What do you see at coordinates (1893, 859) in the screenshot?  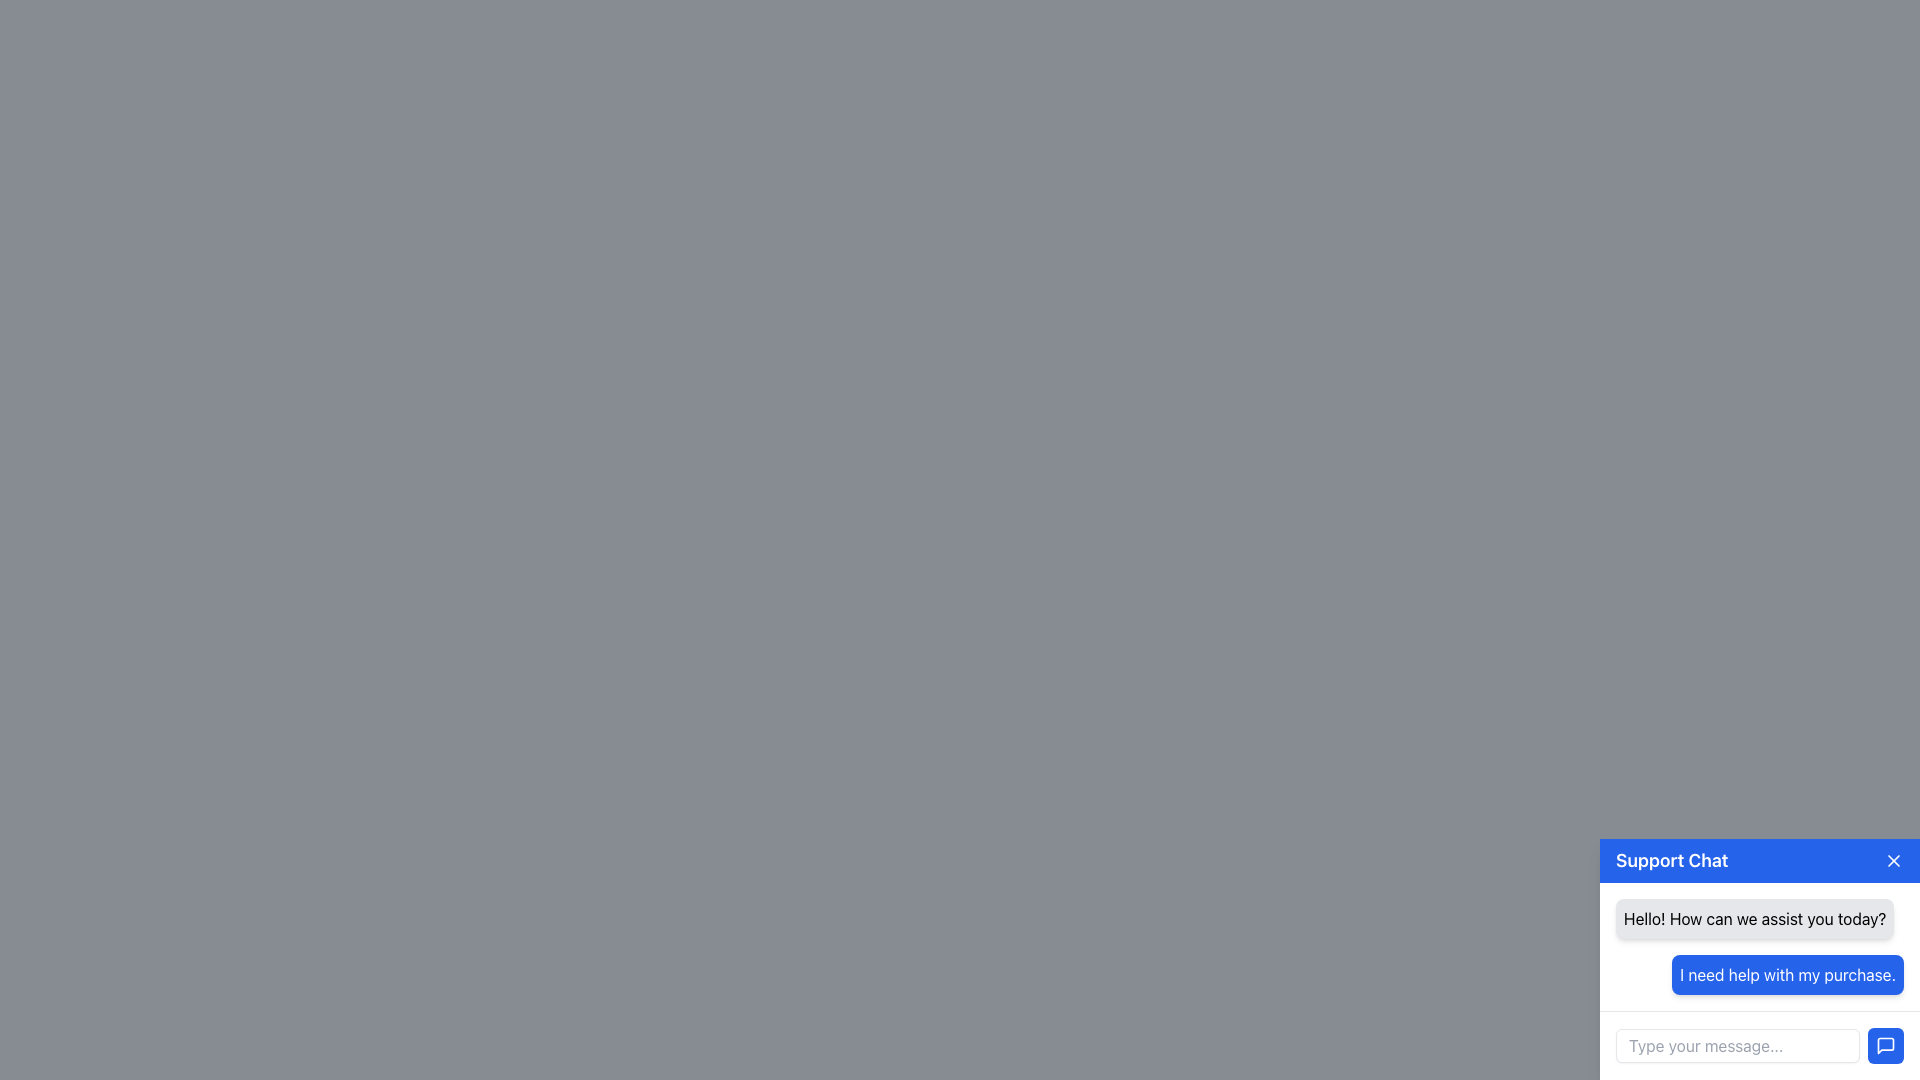 I see `the close icon (X) located at the top-right corner of the 'Support Chat' header` at bounding box center [1893, 859].